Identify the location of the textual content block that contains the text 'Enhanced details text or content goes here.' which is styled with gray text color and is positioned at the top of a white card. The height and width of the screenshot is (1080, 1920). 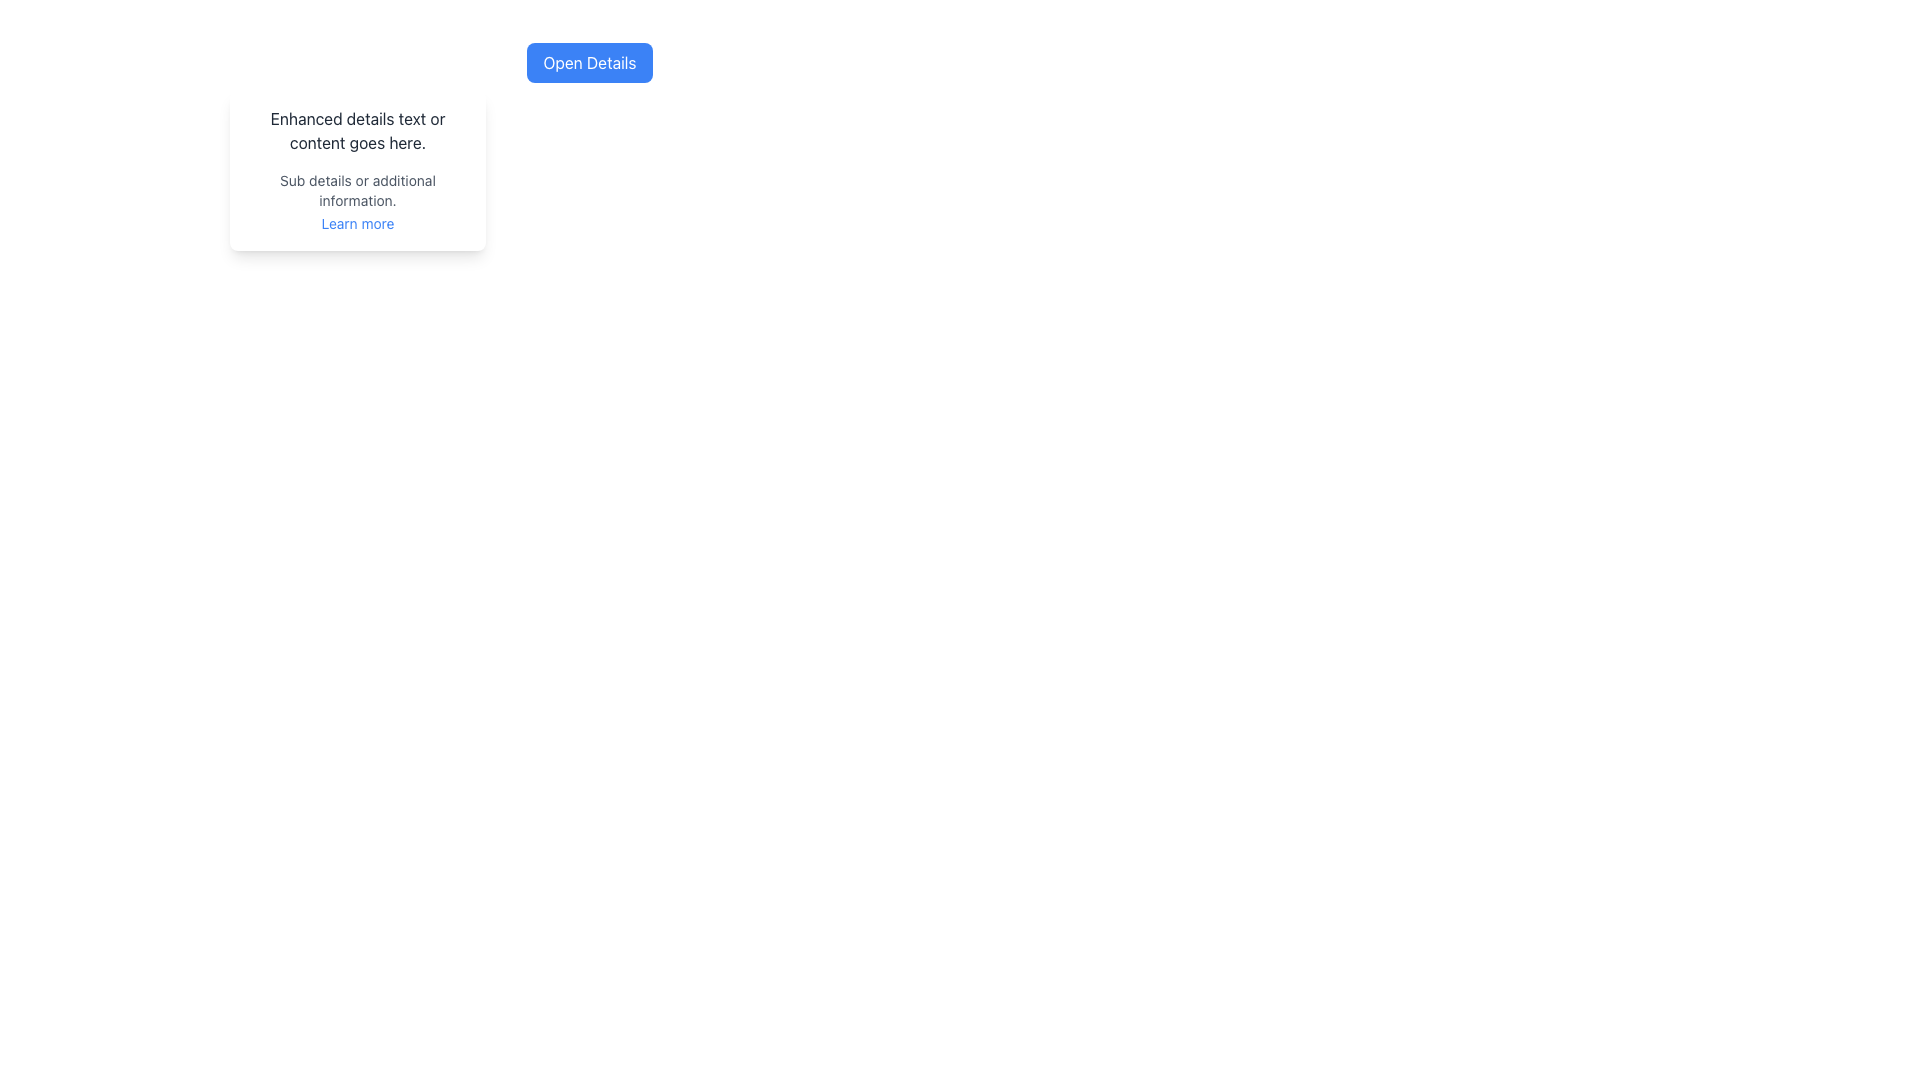
(358, 131).